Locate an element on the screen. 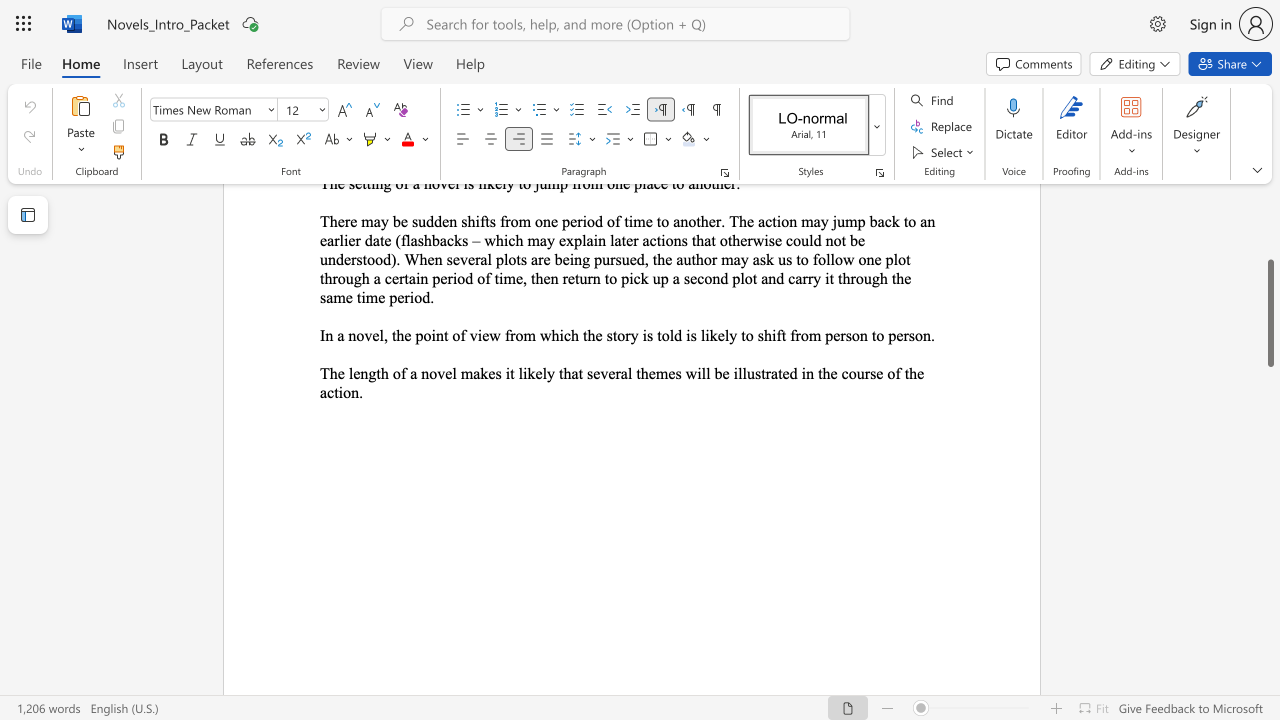 This screenshot has height=720, width=1280. the scrollbar and move up 40 pixels is located at coordinates (1269, 313).